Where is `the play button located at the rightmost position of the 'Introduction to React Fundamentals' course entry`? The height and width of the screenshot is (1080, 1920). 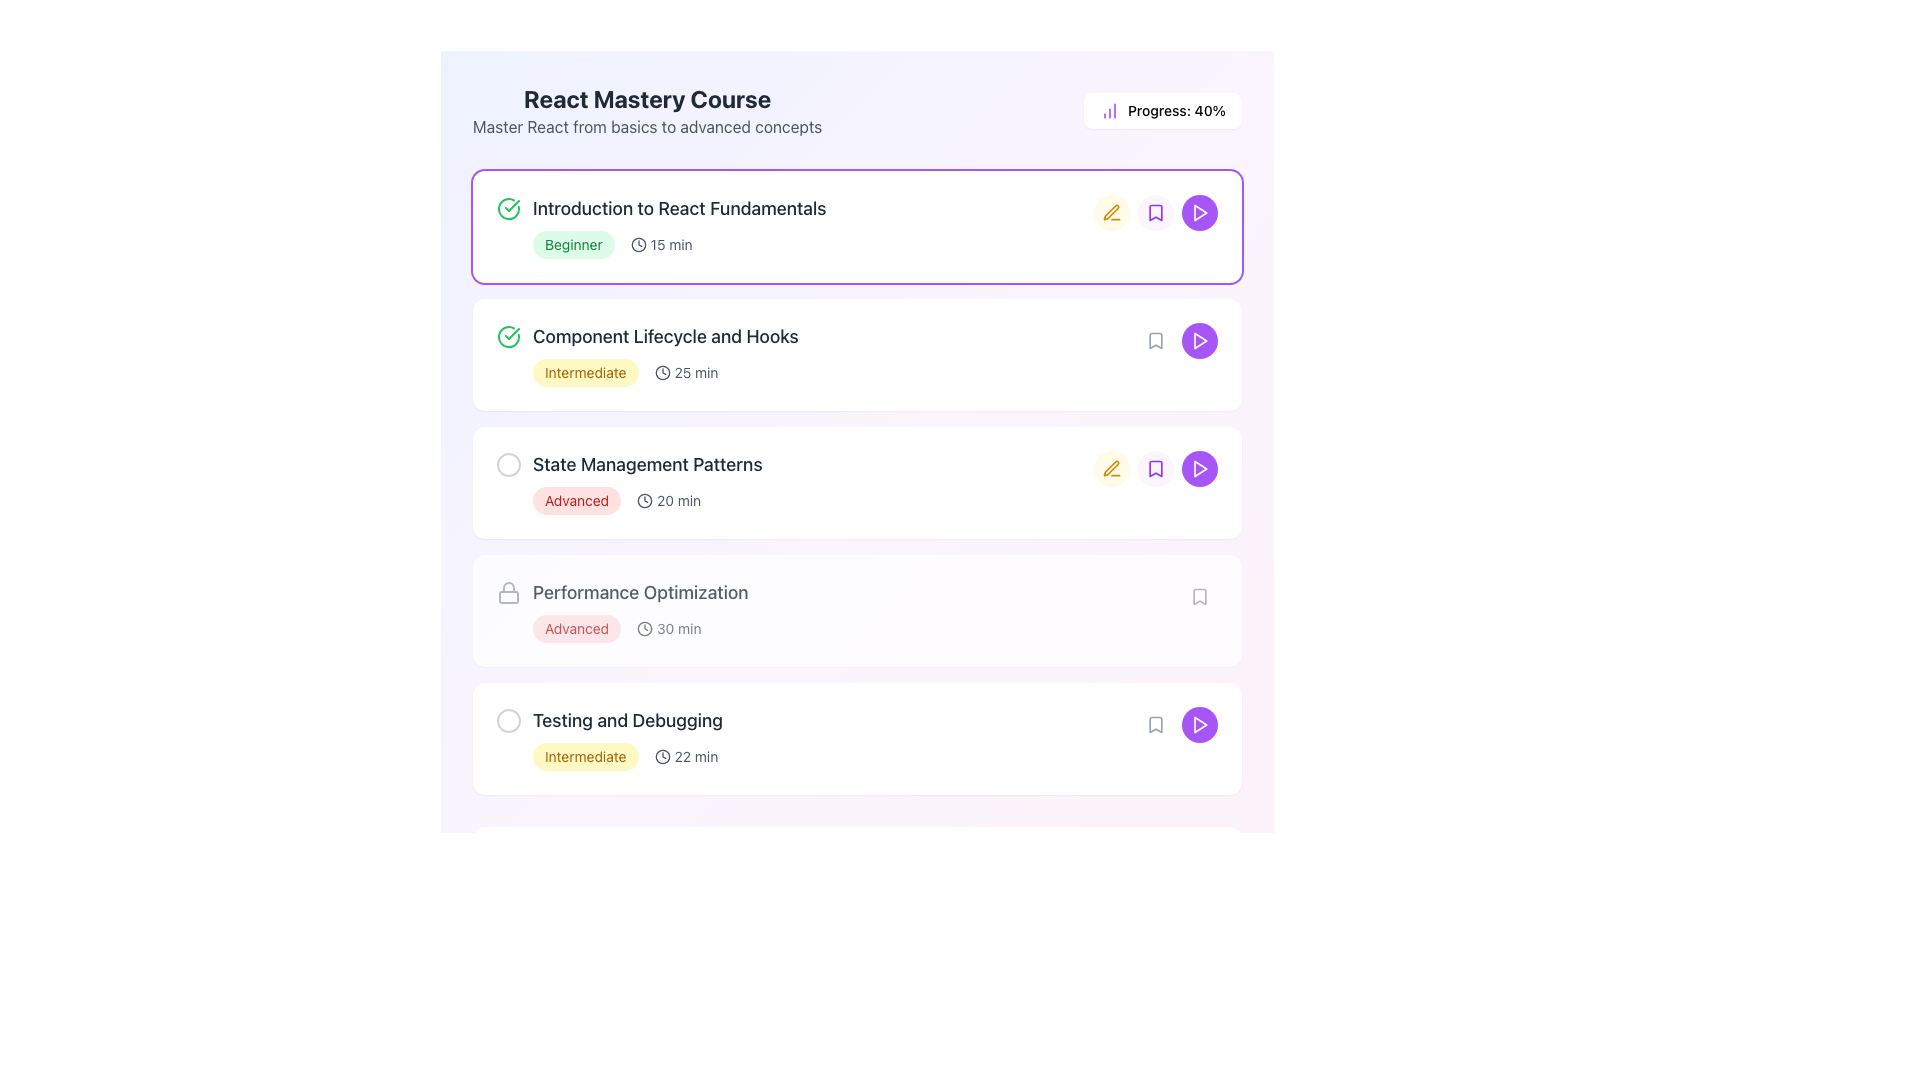
the play button located at the rightmost position of the 'Introduction to React Fundamentals' course entry is located at coordinates (1200, 339).